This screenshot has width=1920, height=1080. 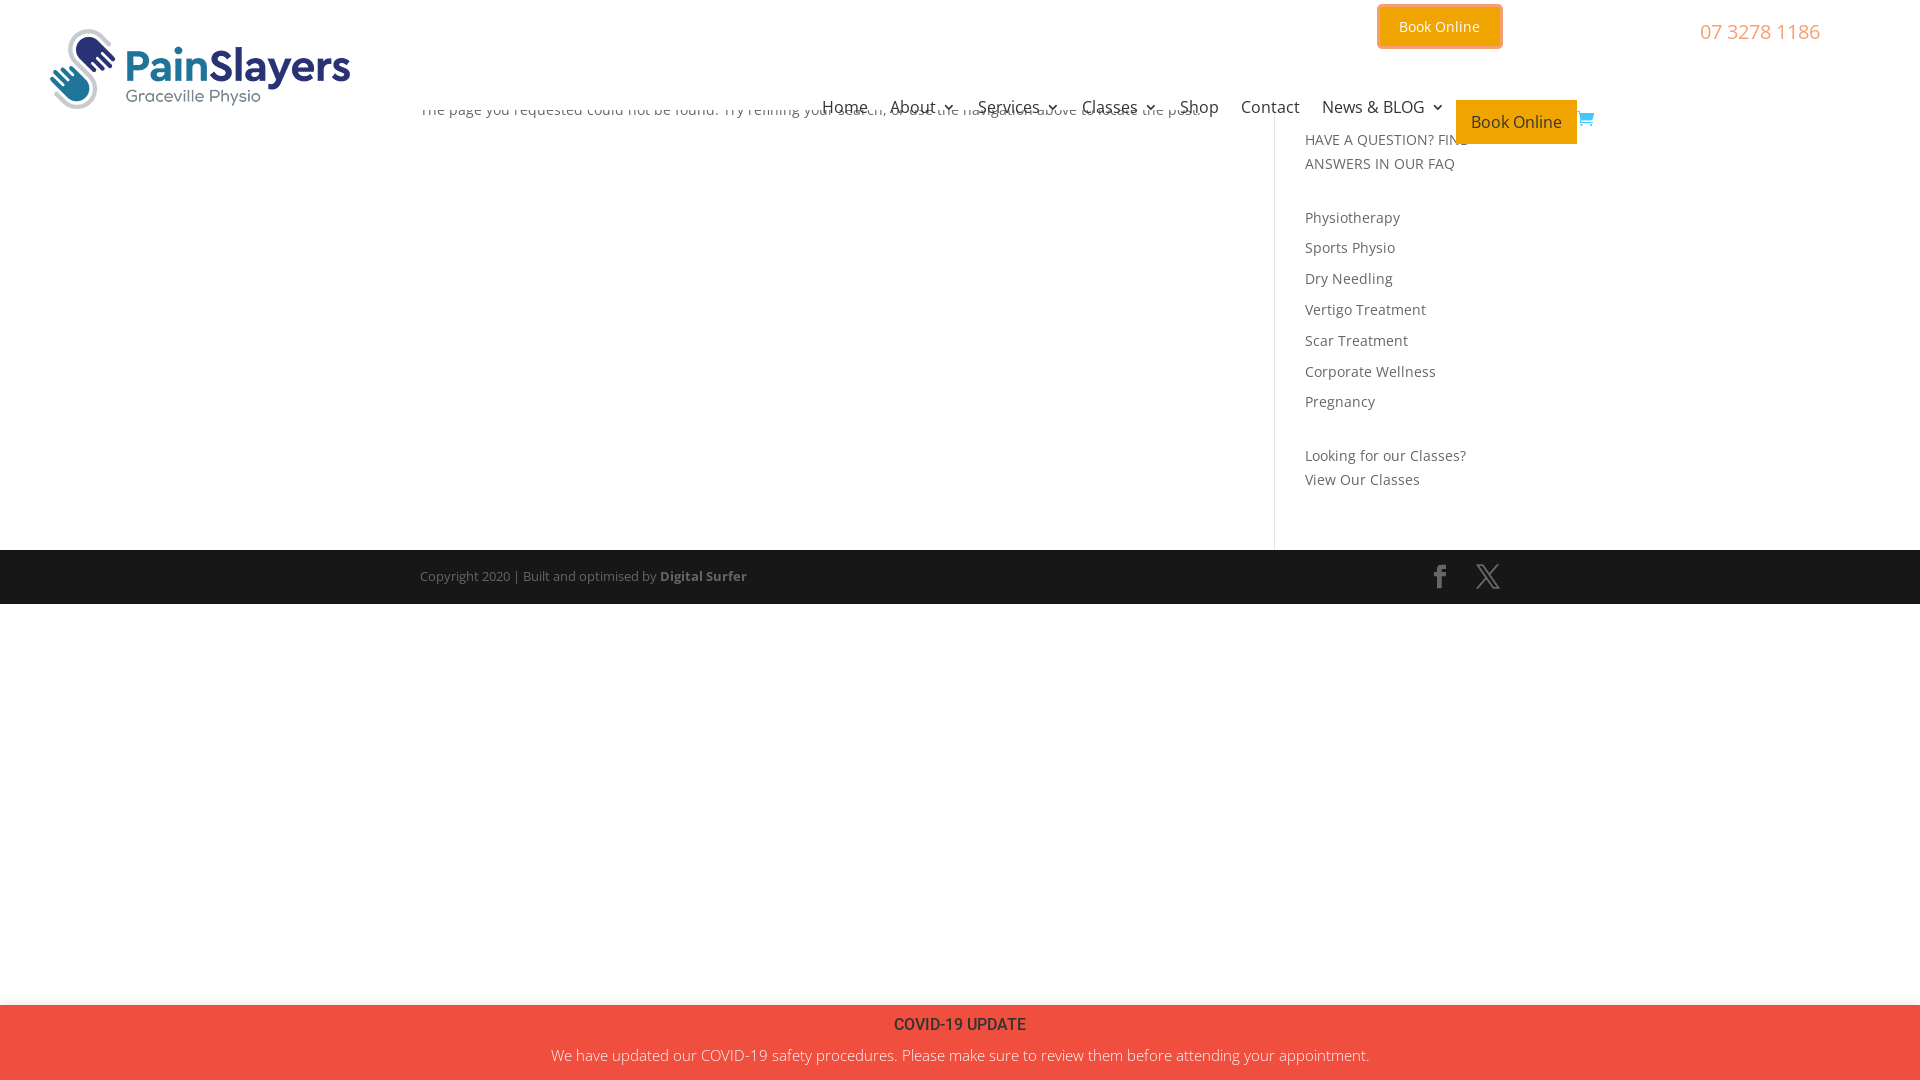 What do you see at coordinates (703, 575) in the screenshot?
I see `'Digital Surfer'` at bounding box center [703, 575].